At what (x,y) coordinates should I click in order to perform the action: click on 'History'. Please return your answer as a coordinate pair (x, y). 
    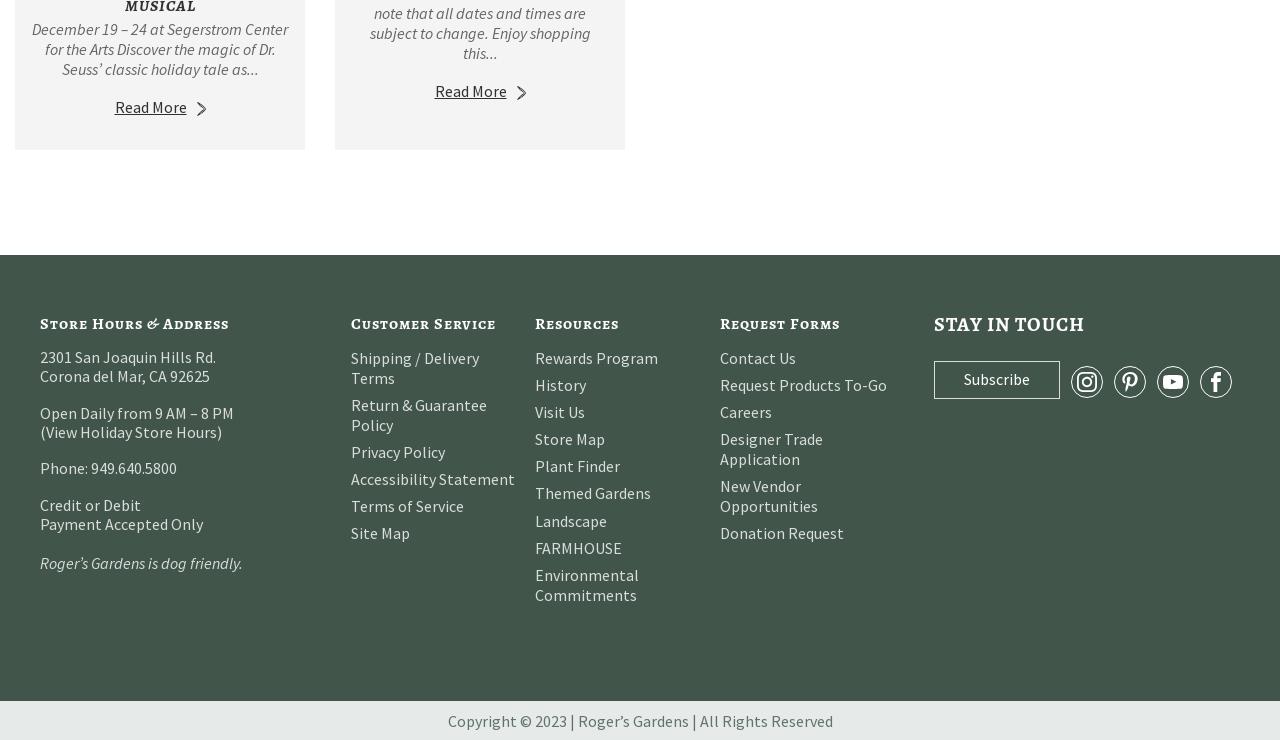
    Looking at the image, I should click on (560, 382).